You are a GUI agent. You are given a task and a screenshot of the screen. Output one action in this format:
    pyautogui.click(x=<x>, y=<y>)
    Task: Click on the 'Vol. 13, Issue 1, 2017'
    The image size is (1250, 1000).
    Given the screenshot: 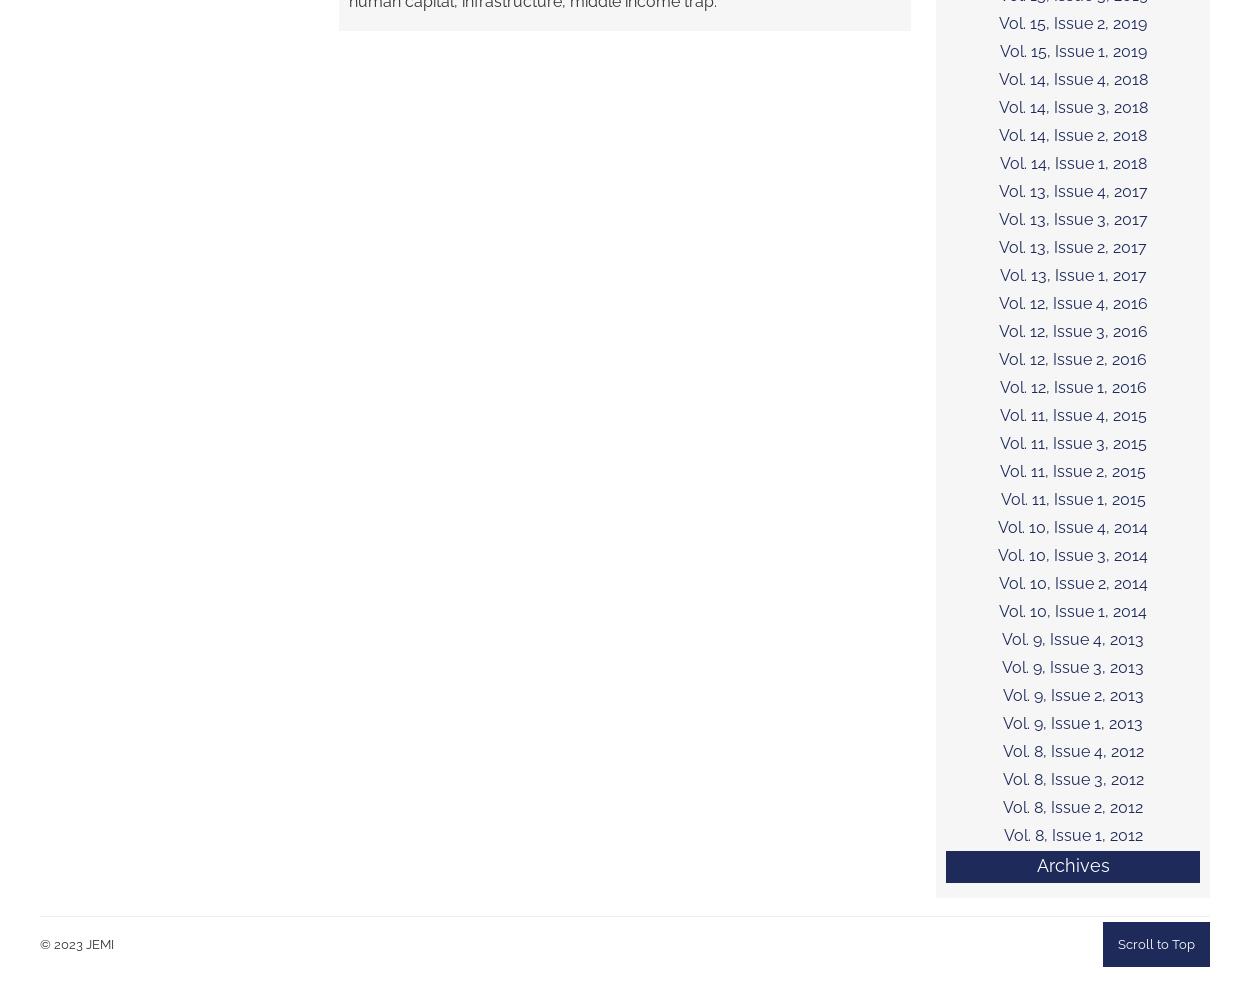 What is the action you would take?
    pyautogui.click(x=1071, y=275)
    